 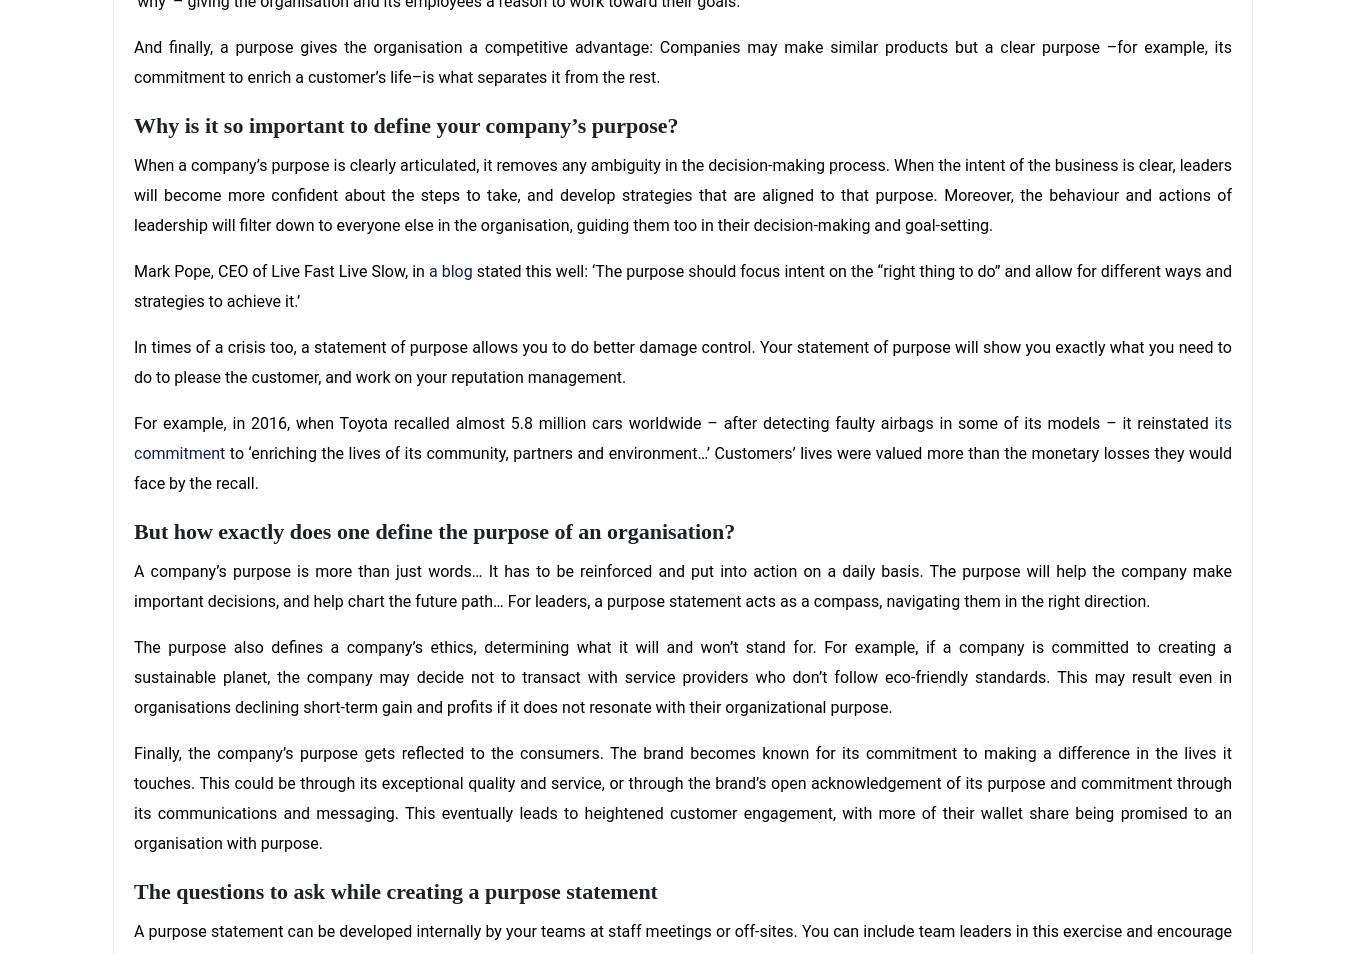 I want to click on 'its commitment', so click(x=683, y=437).